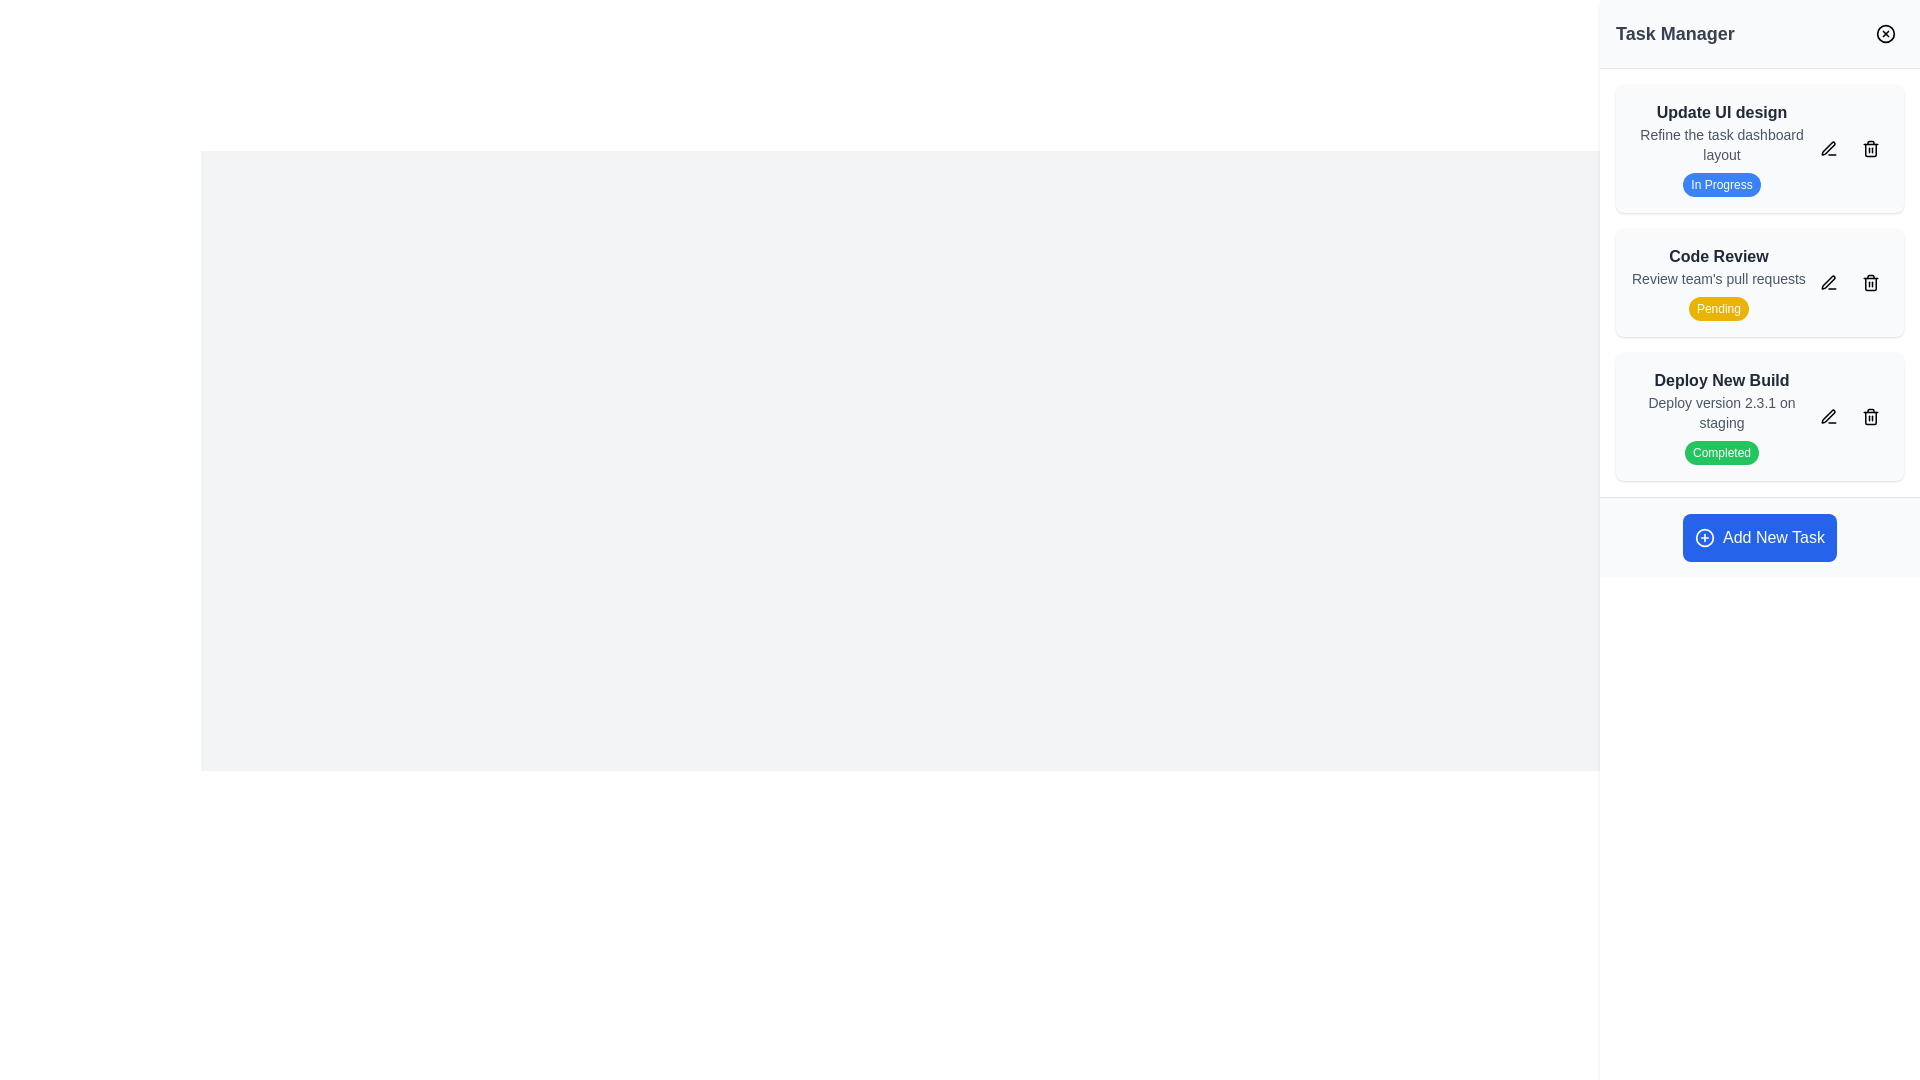 The height and width of the screenshot is (1080, 1920). I want to click on the delete icon button associated with the task 'Update UI design', so click(1870, 148).